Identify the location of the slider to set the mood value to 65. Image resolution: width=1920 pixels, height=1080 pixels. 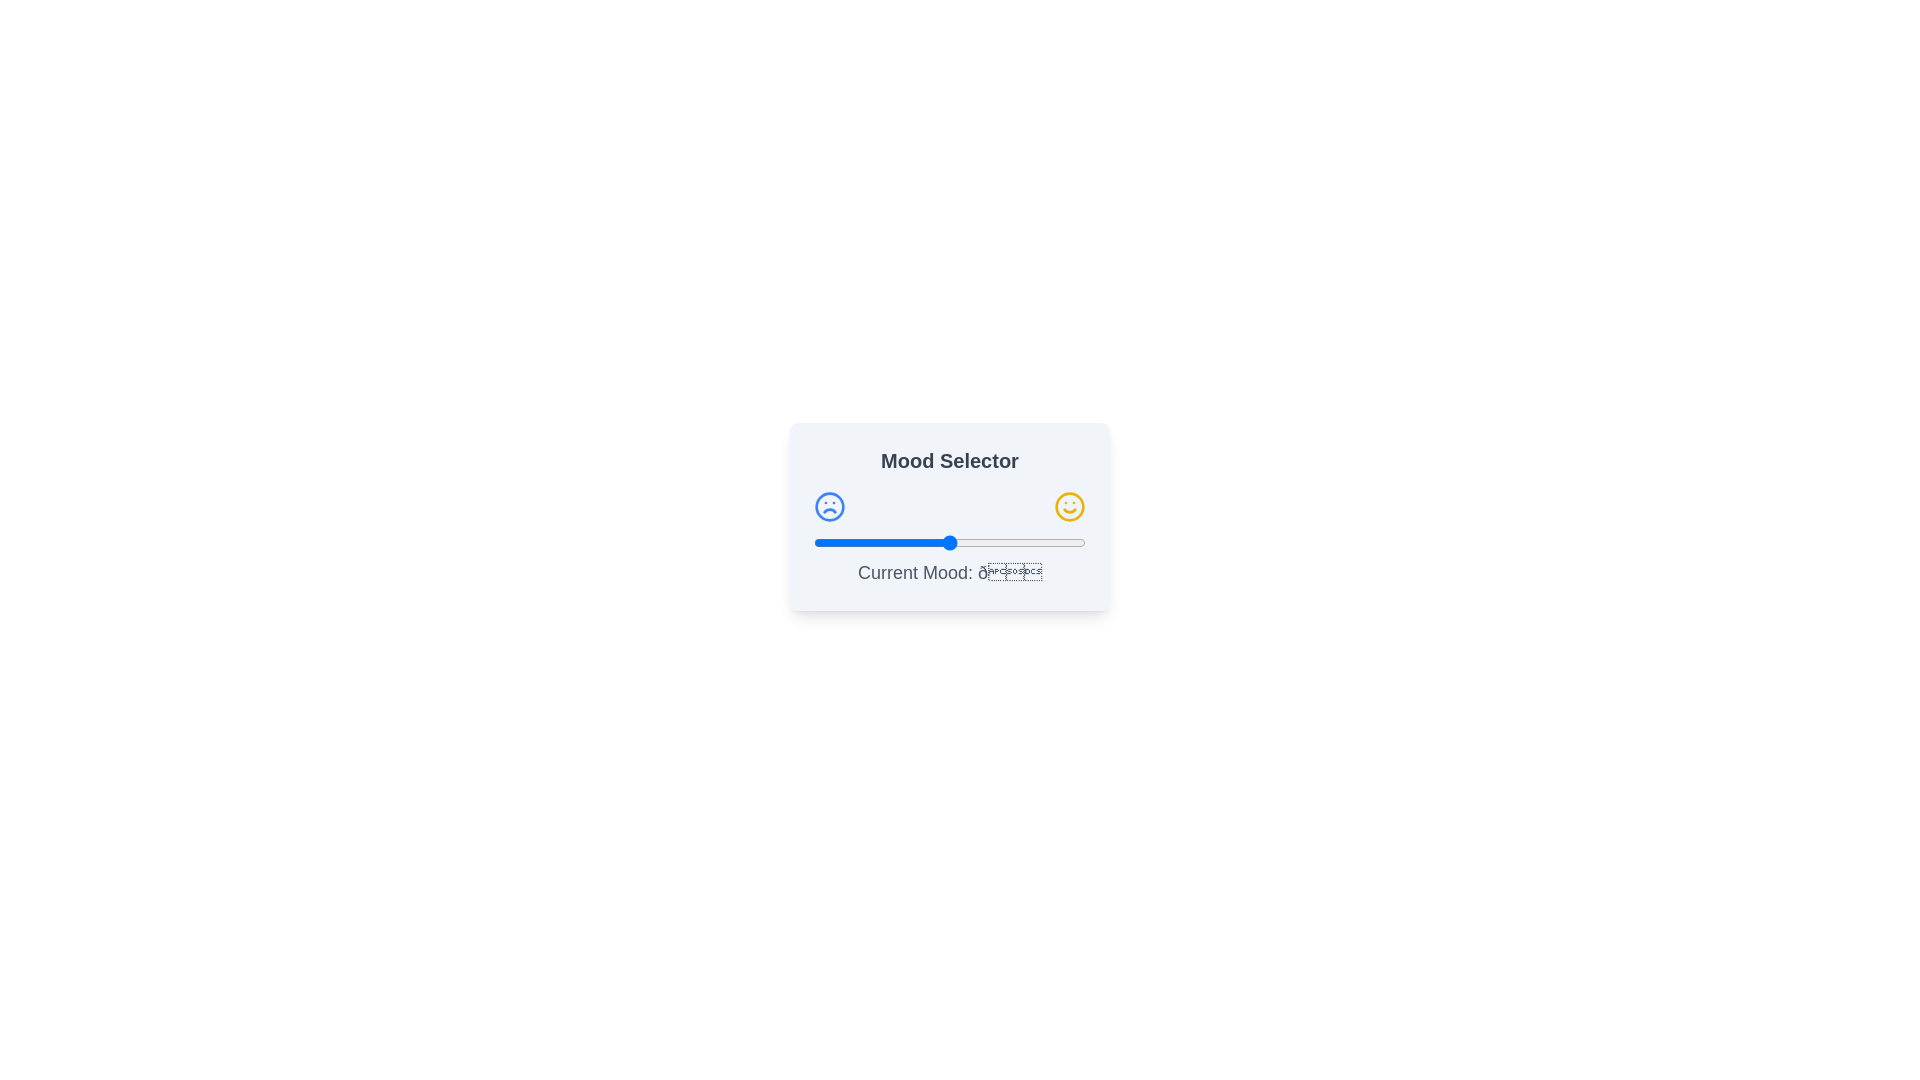
(990, 543).